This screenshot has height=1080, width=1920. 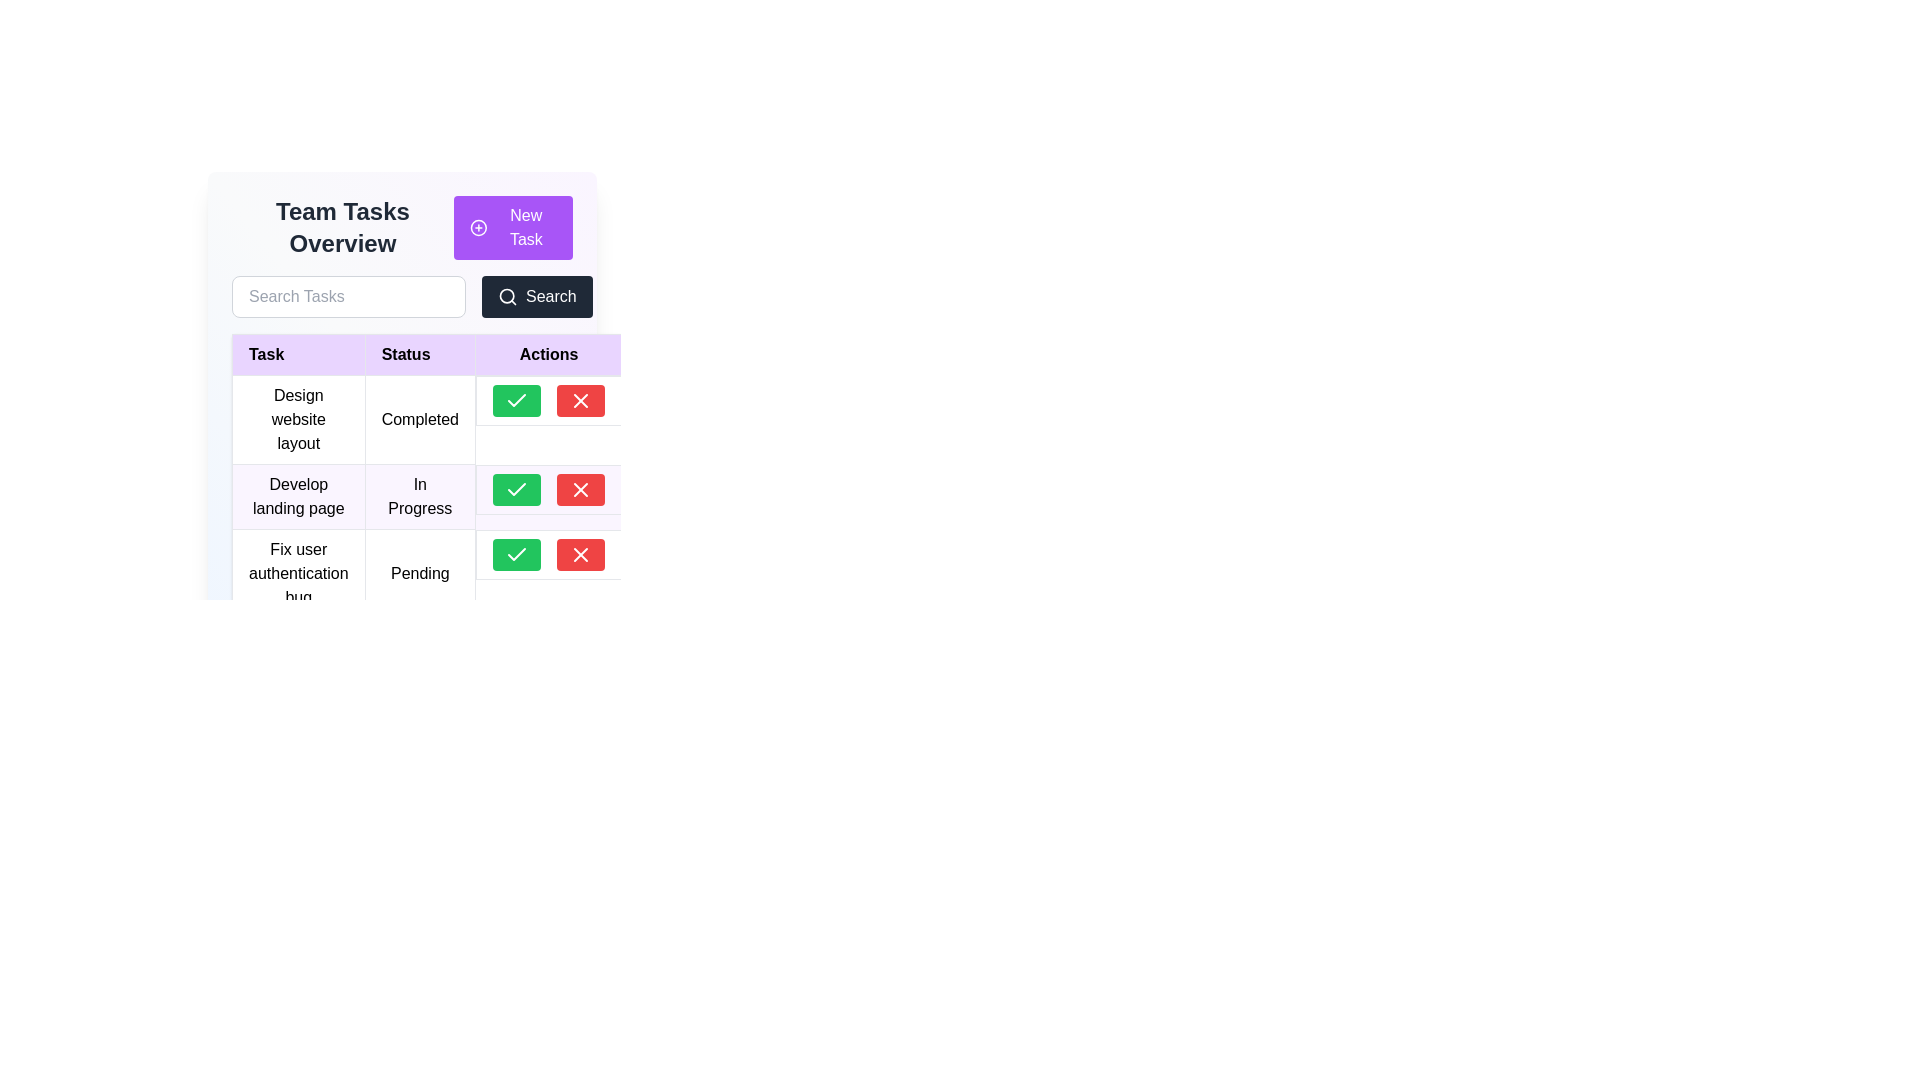 I want to click on the delete button located at the end of the actions column in the task list, so click(x=579, y=401).